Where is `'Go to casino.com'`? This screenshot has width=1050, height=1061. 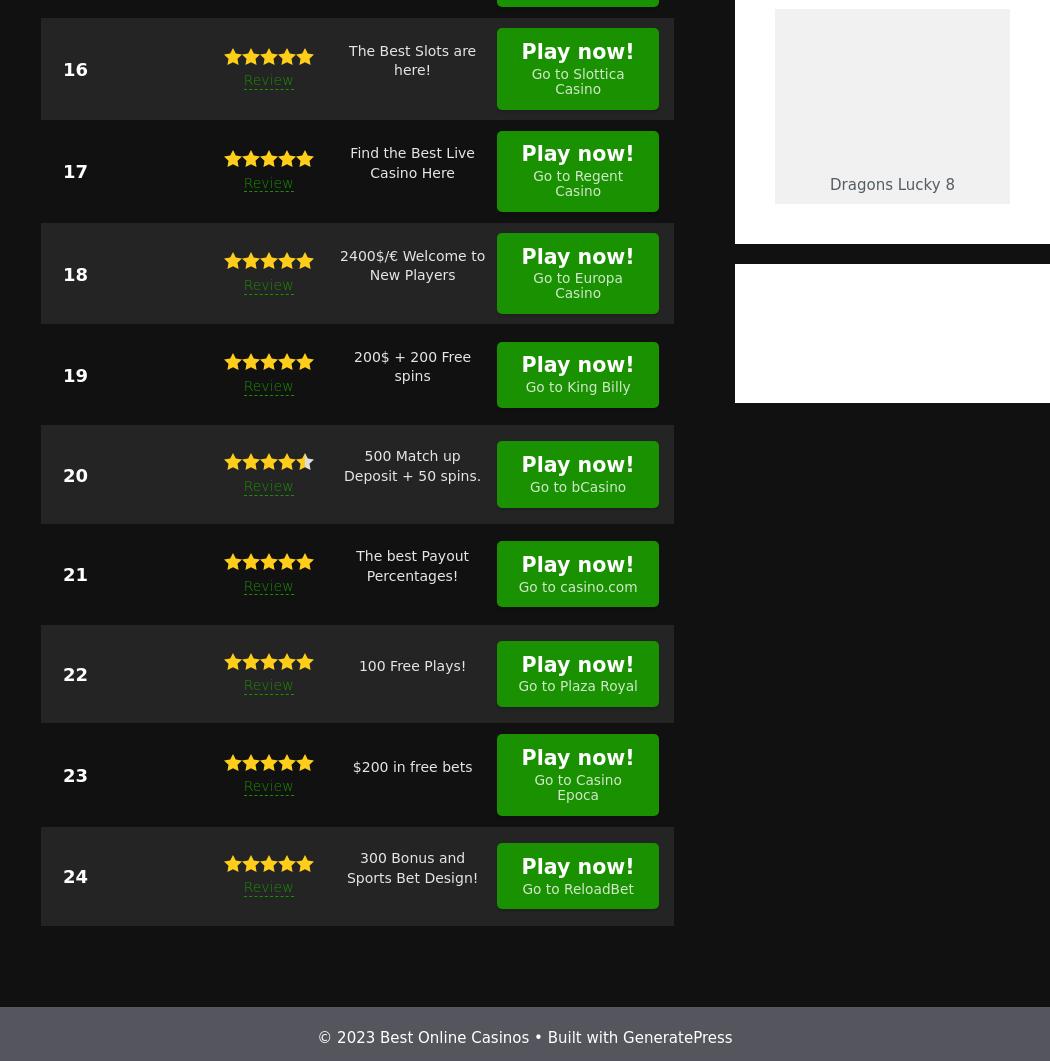
'Go to casino.com' is located at coordinates (576, 584).